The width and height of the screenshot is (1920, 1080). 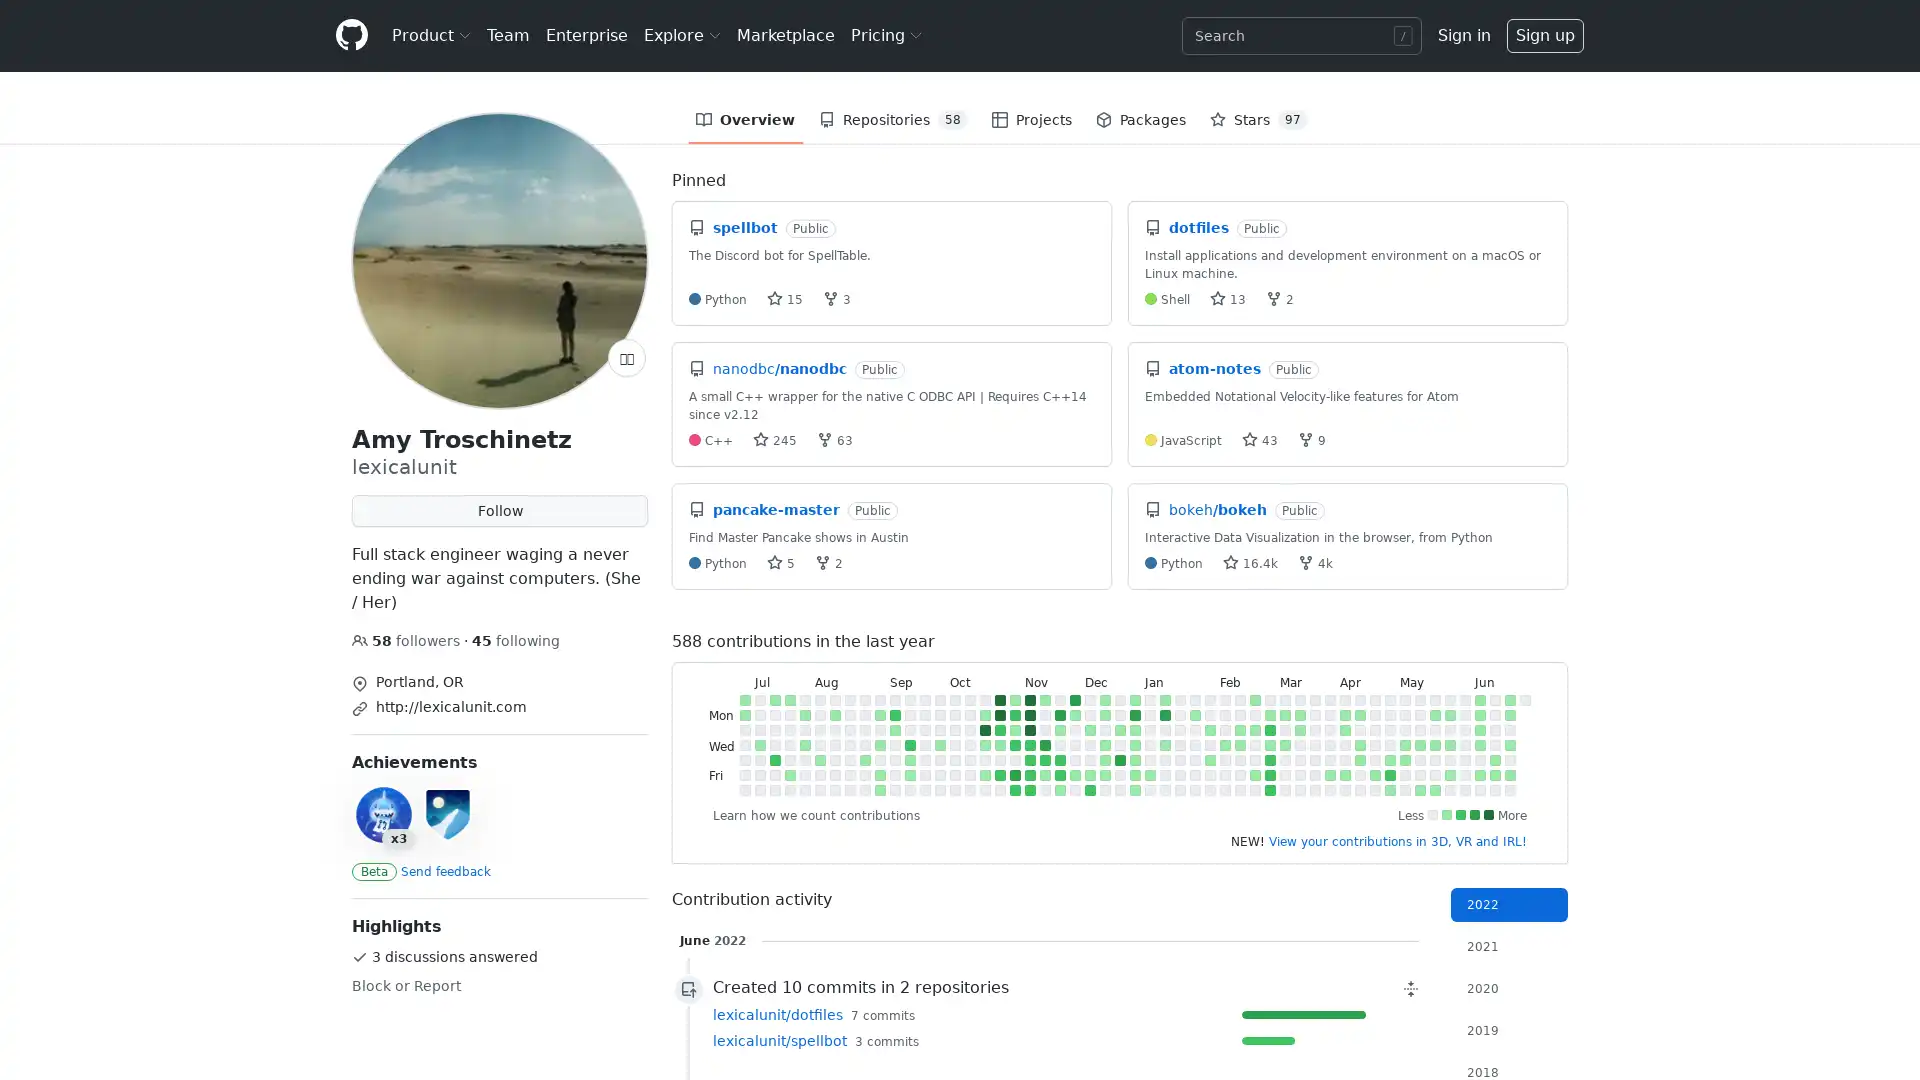 I want to click on Block or Report, so click(x=405, y=985).